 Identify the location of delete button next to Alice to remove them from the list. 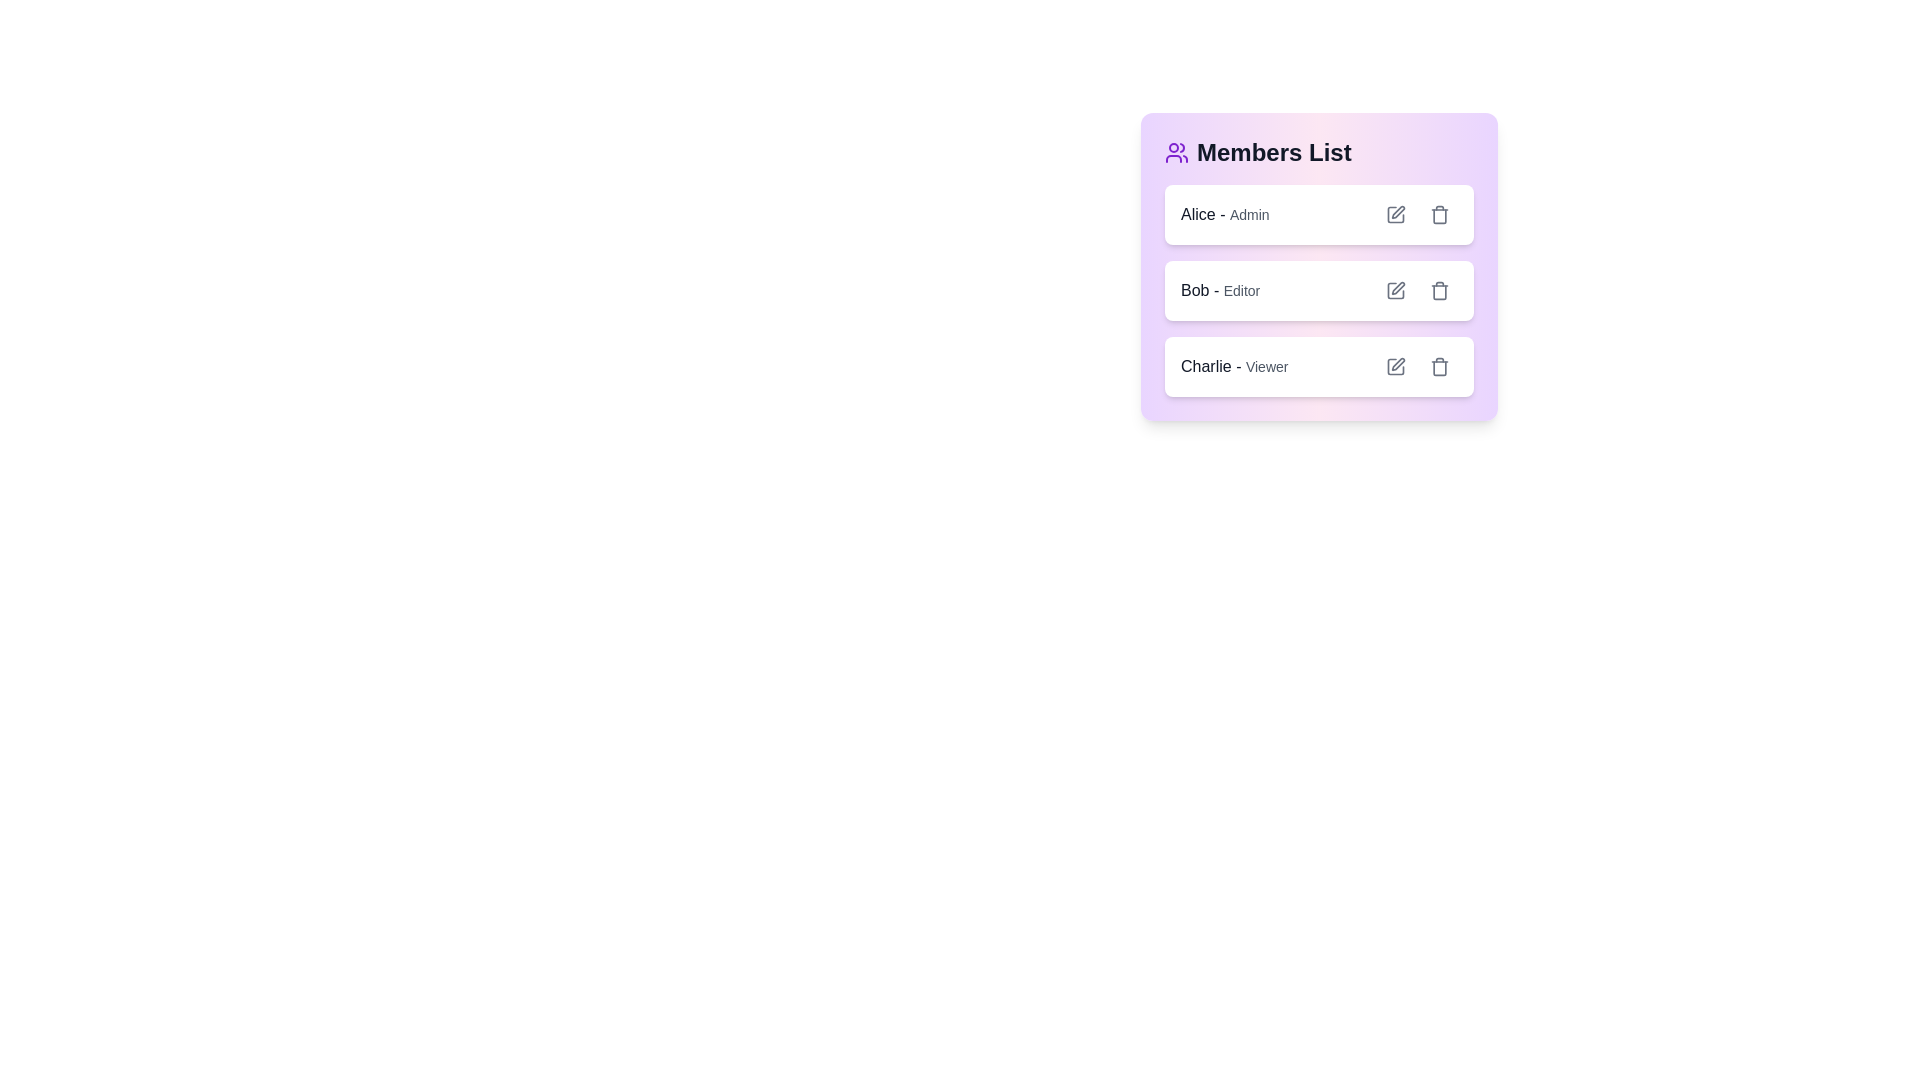
(1440, 215).